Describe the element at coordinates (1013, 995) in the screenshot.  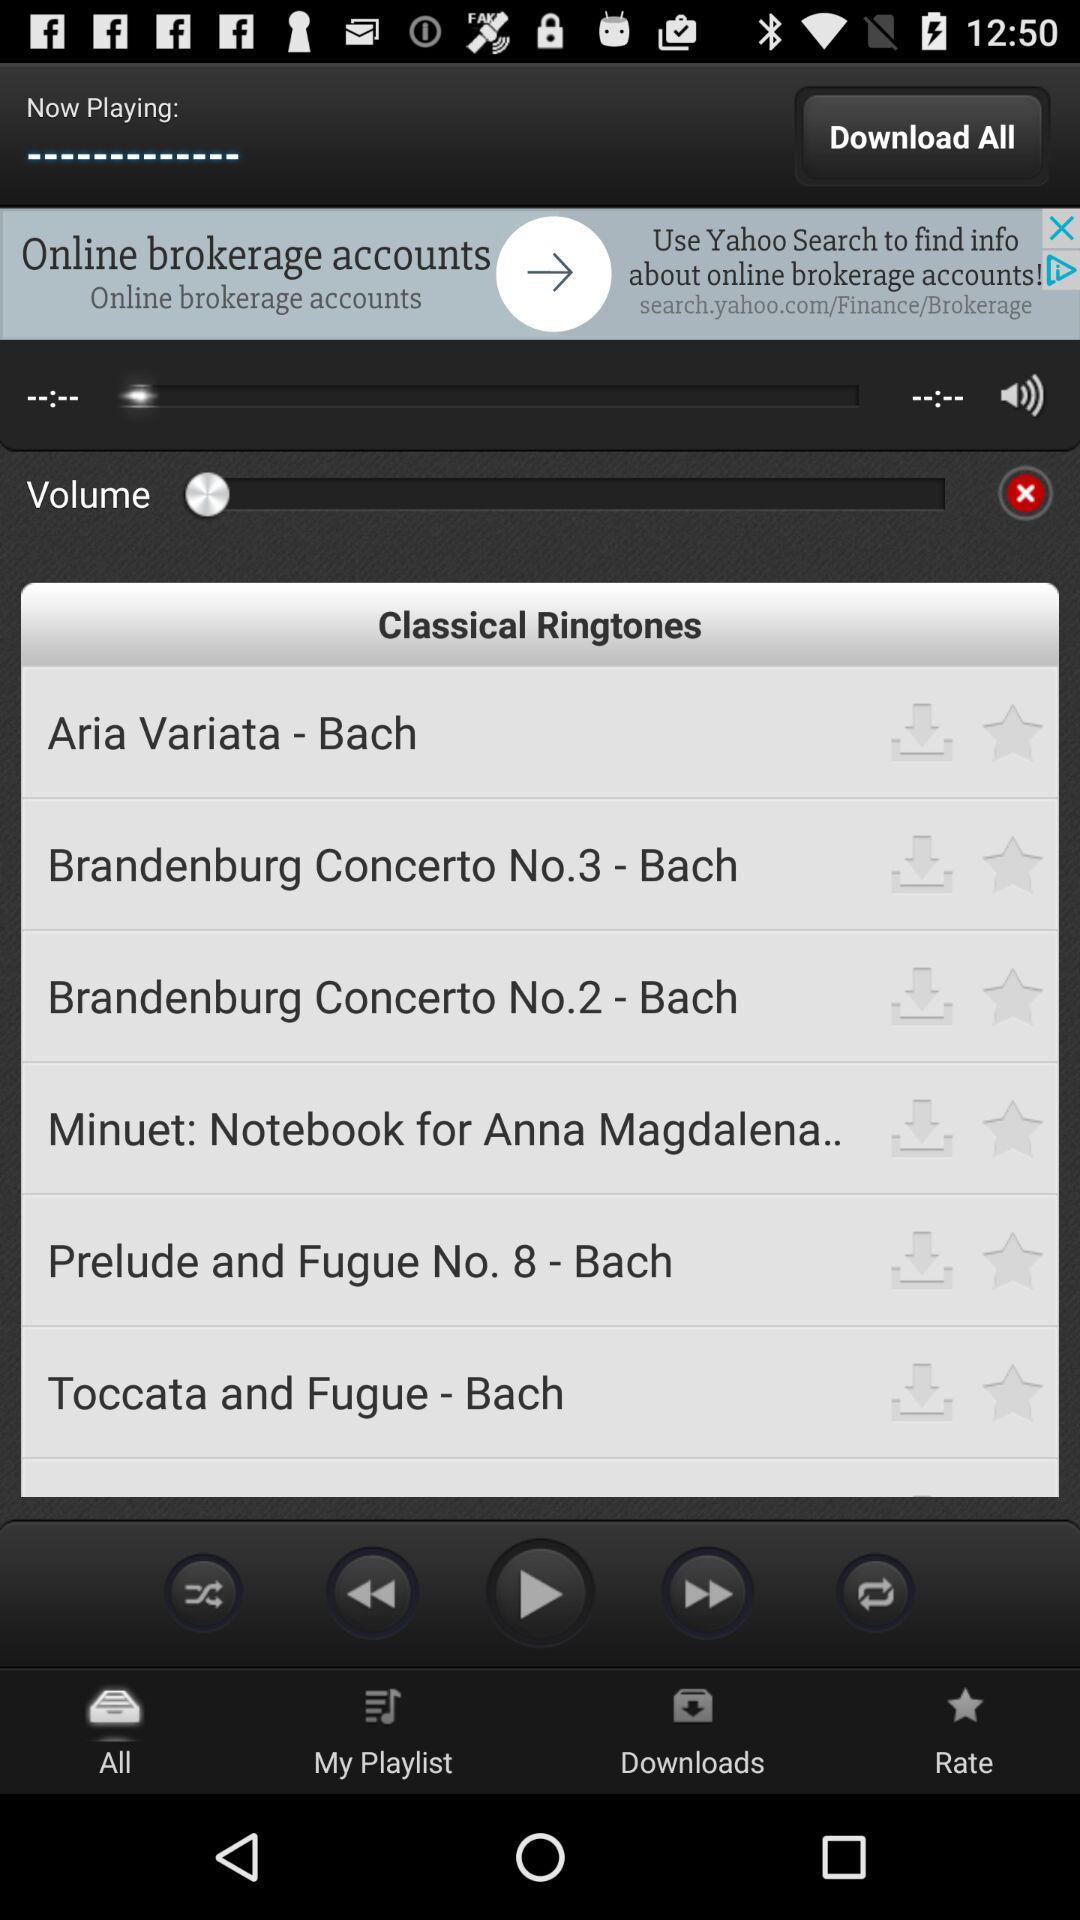
I see `to bookmark button` at that location.